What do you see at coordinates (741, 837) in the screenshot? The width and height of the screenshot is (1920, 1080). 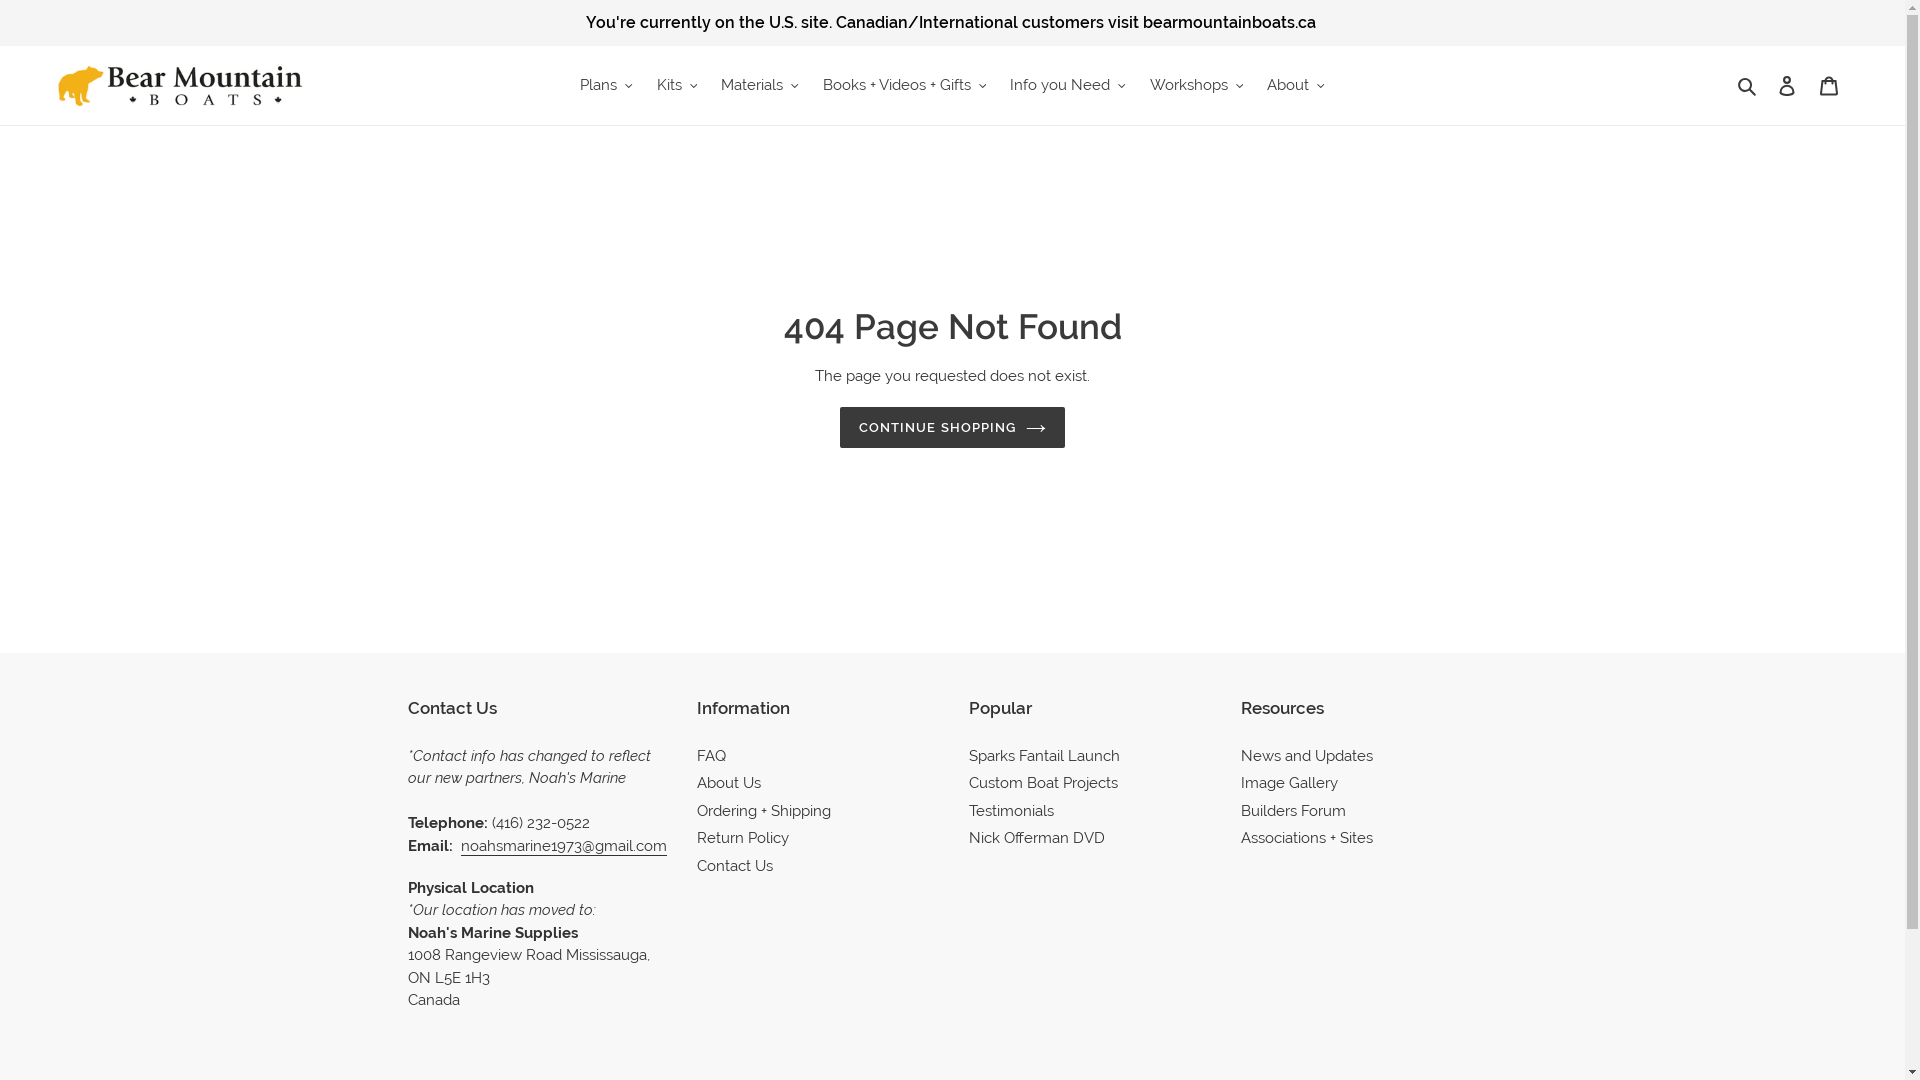 I see `'Return Policy'` at bounding box center [741, 837].